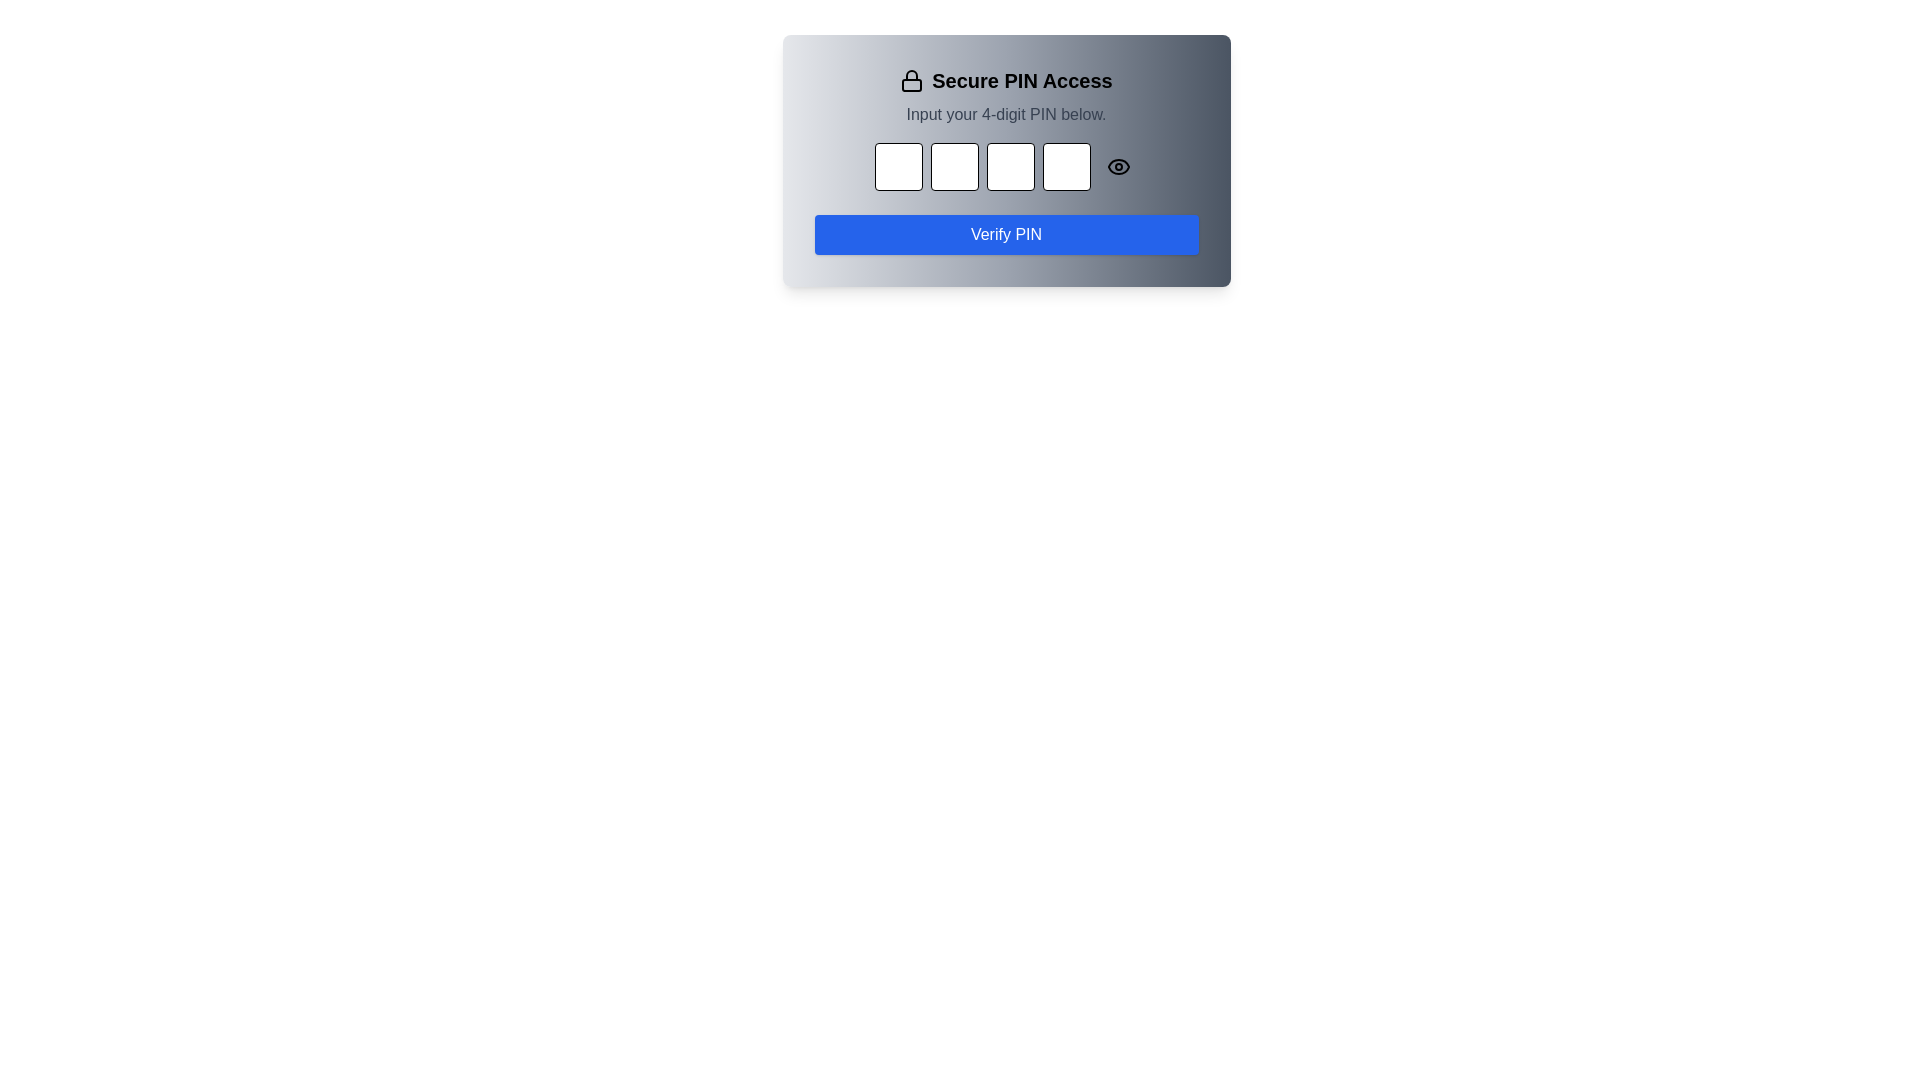 The width and height of the screenshot is (1920, 1080). I want to click on the text label that reads 'Input your 4-digit PIN below.' which is styled in gray color and positioned below the header 'Secure PIN Access', so click(1006, 115).